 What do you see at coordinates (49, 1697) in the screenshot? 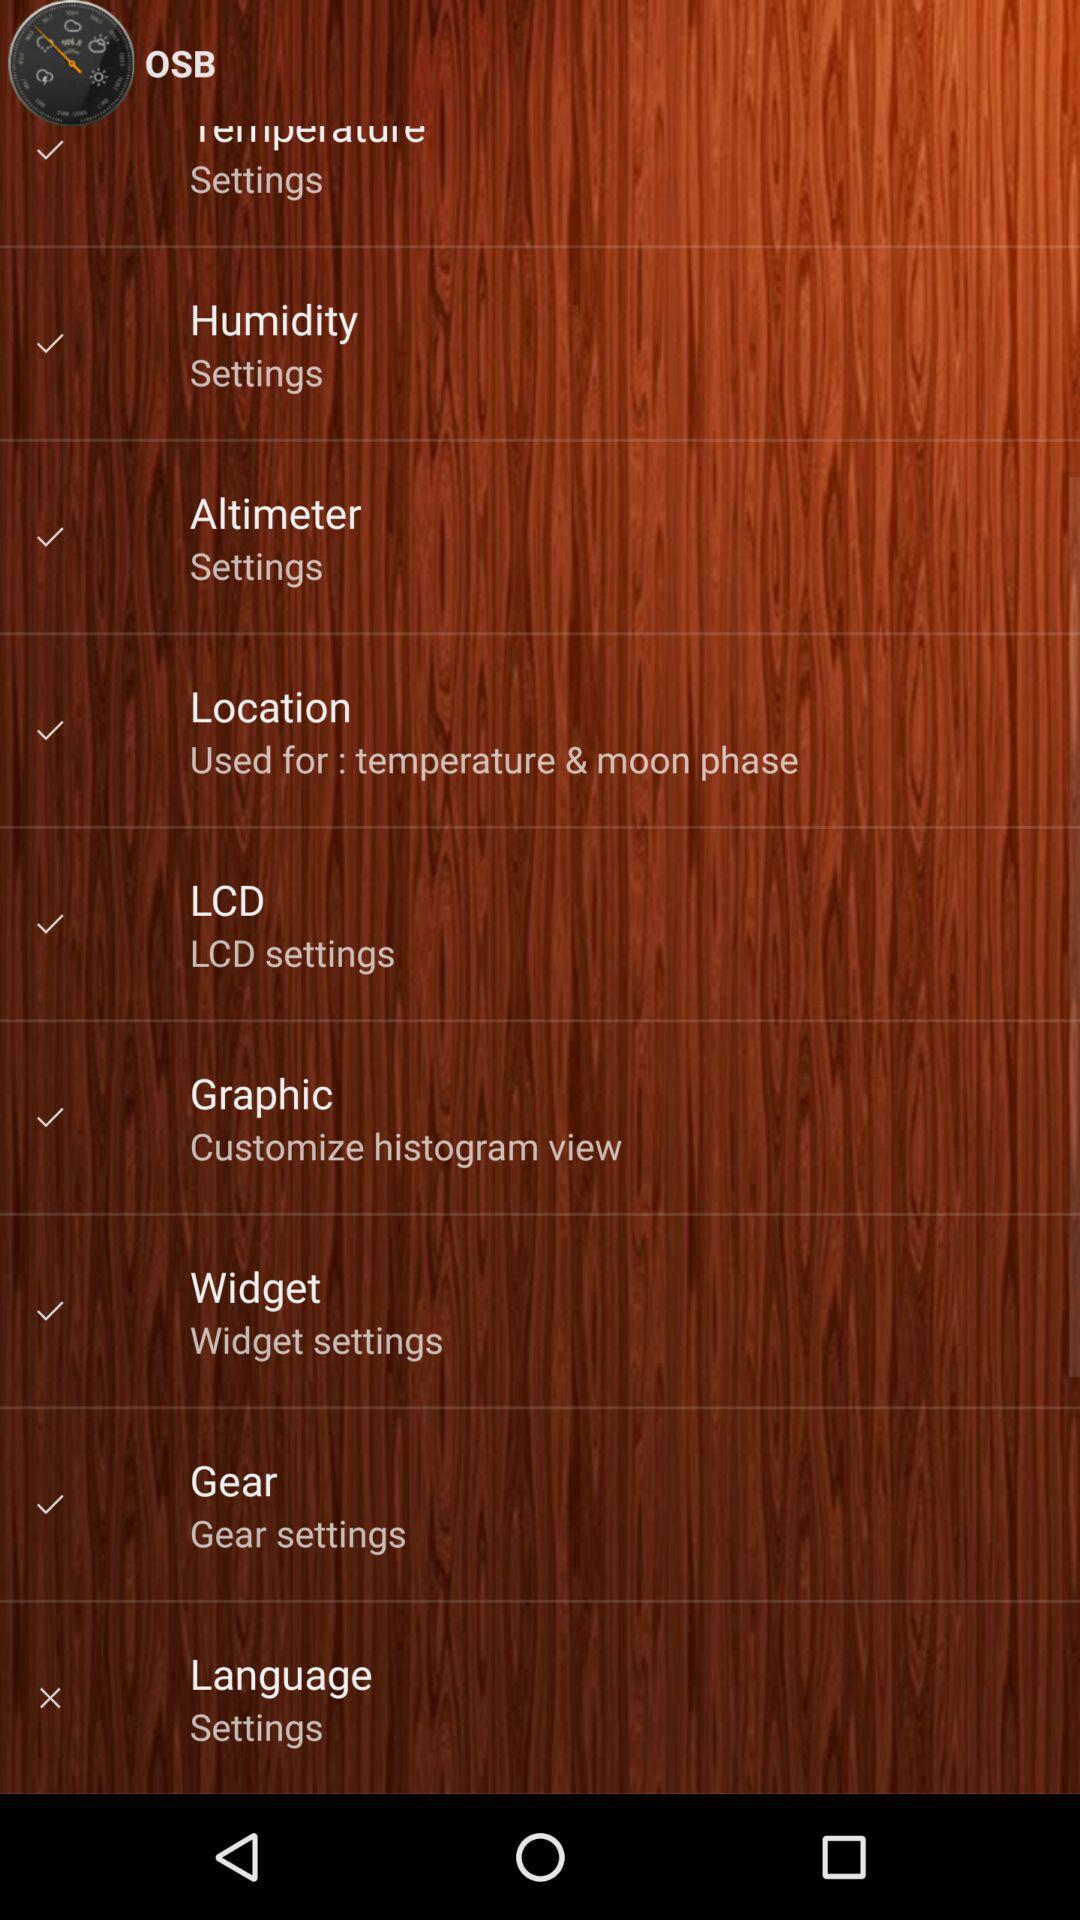
I see `the cross mark below the page` at bounding box center [49, 1697].